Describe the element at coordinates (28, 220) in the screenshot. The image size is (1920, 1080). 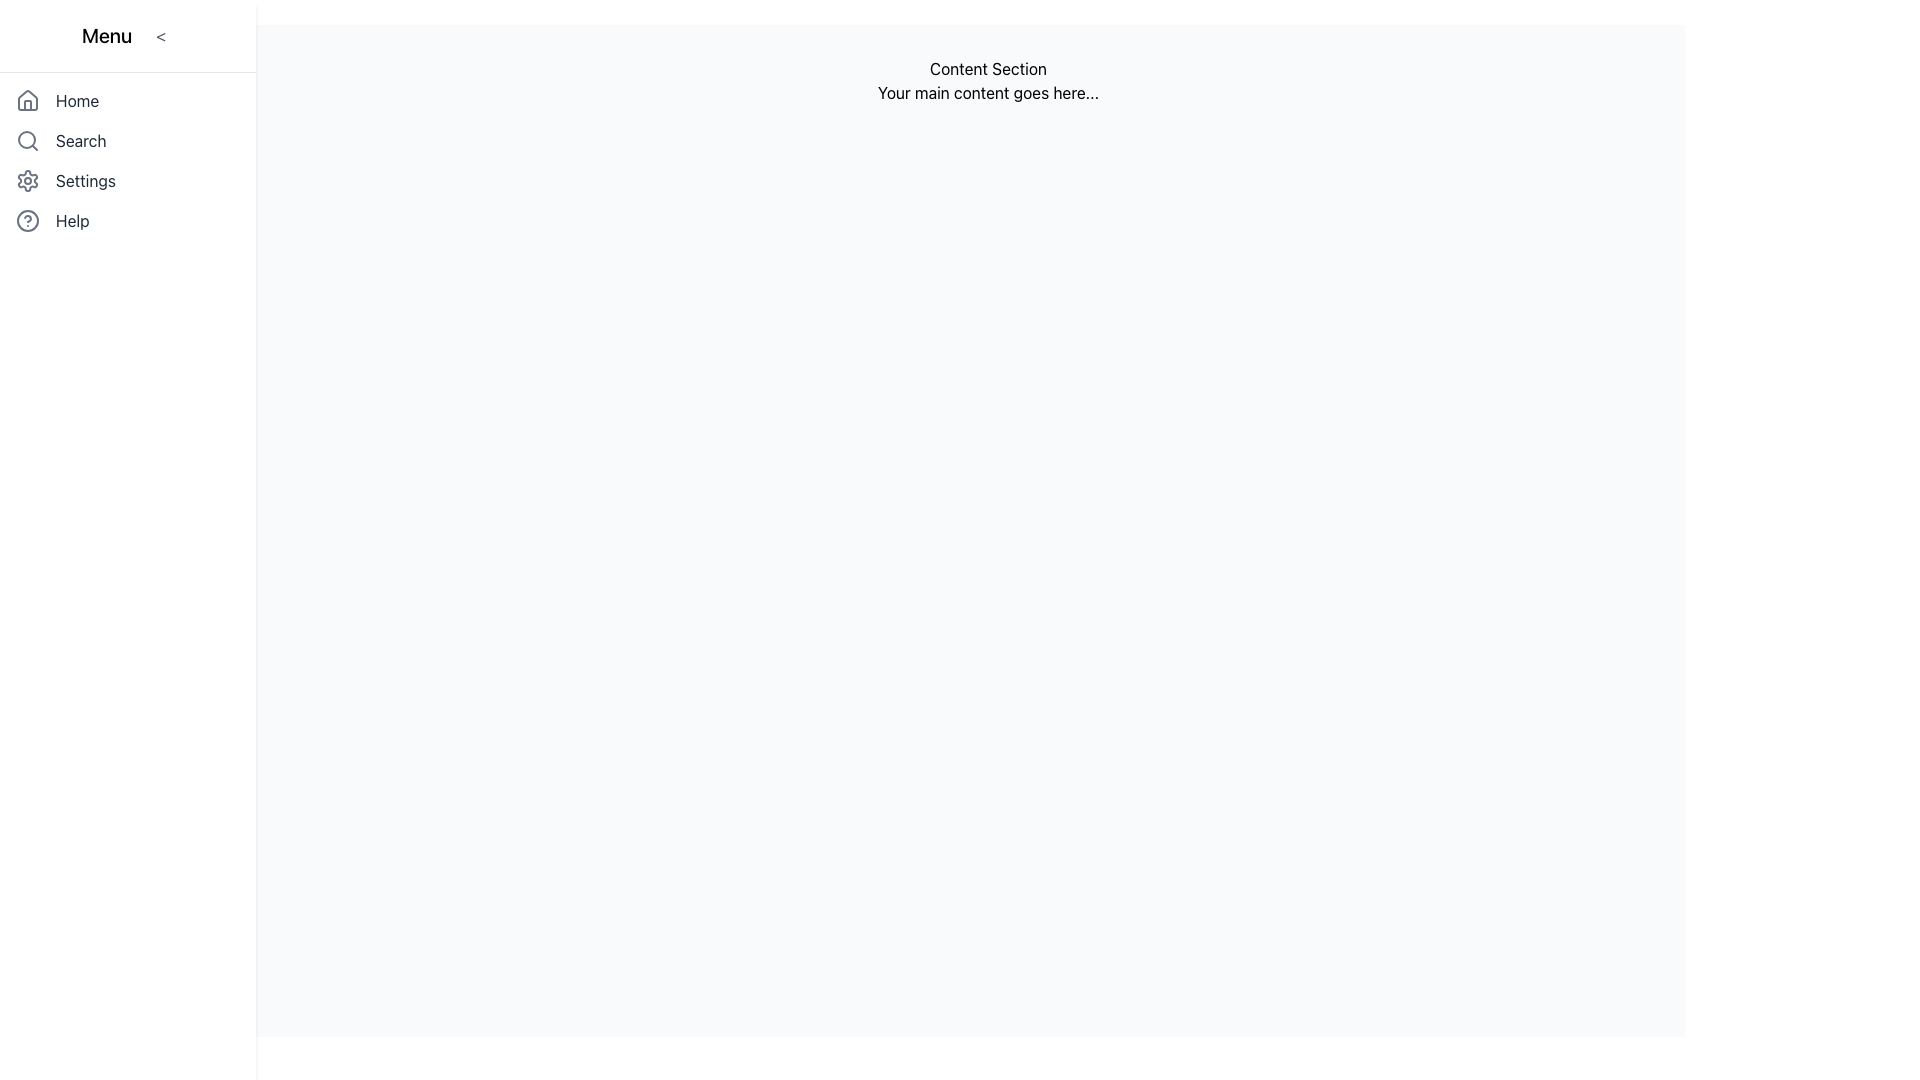
I see `the SVG Circle element that represents the gray outlined circular shape of the help icon located below the settings icon in the left navigation menu` at that location.